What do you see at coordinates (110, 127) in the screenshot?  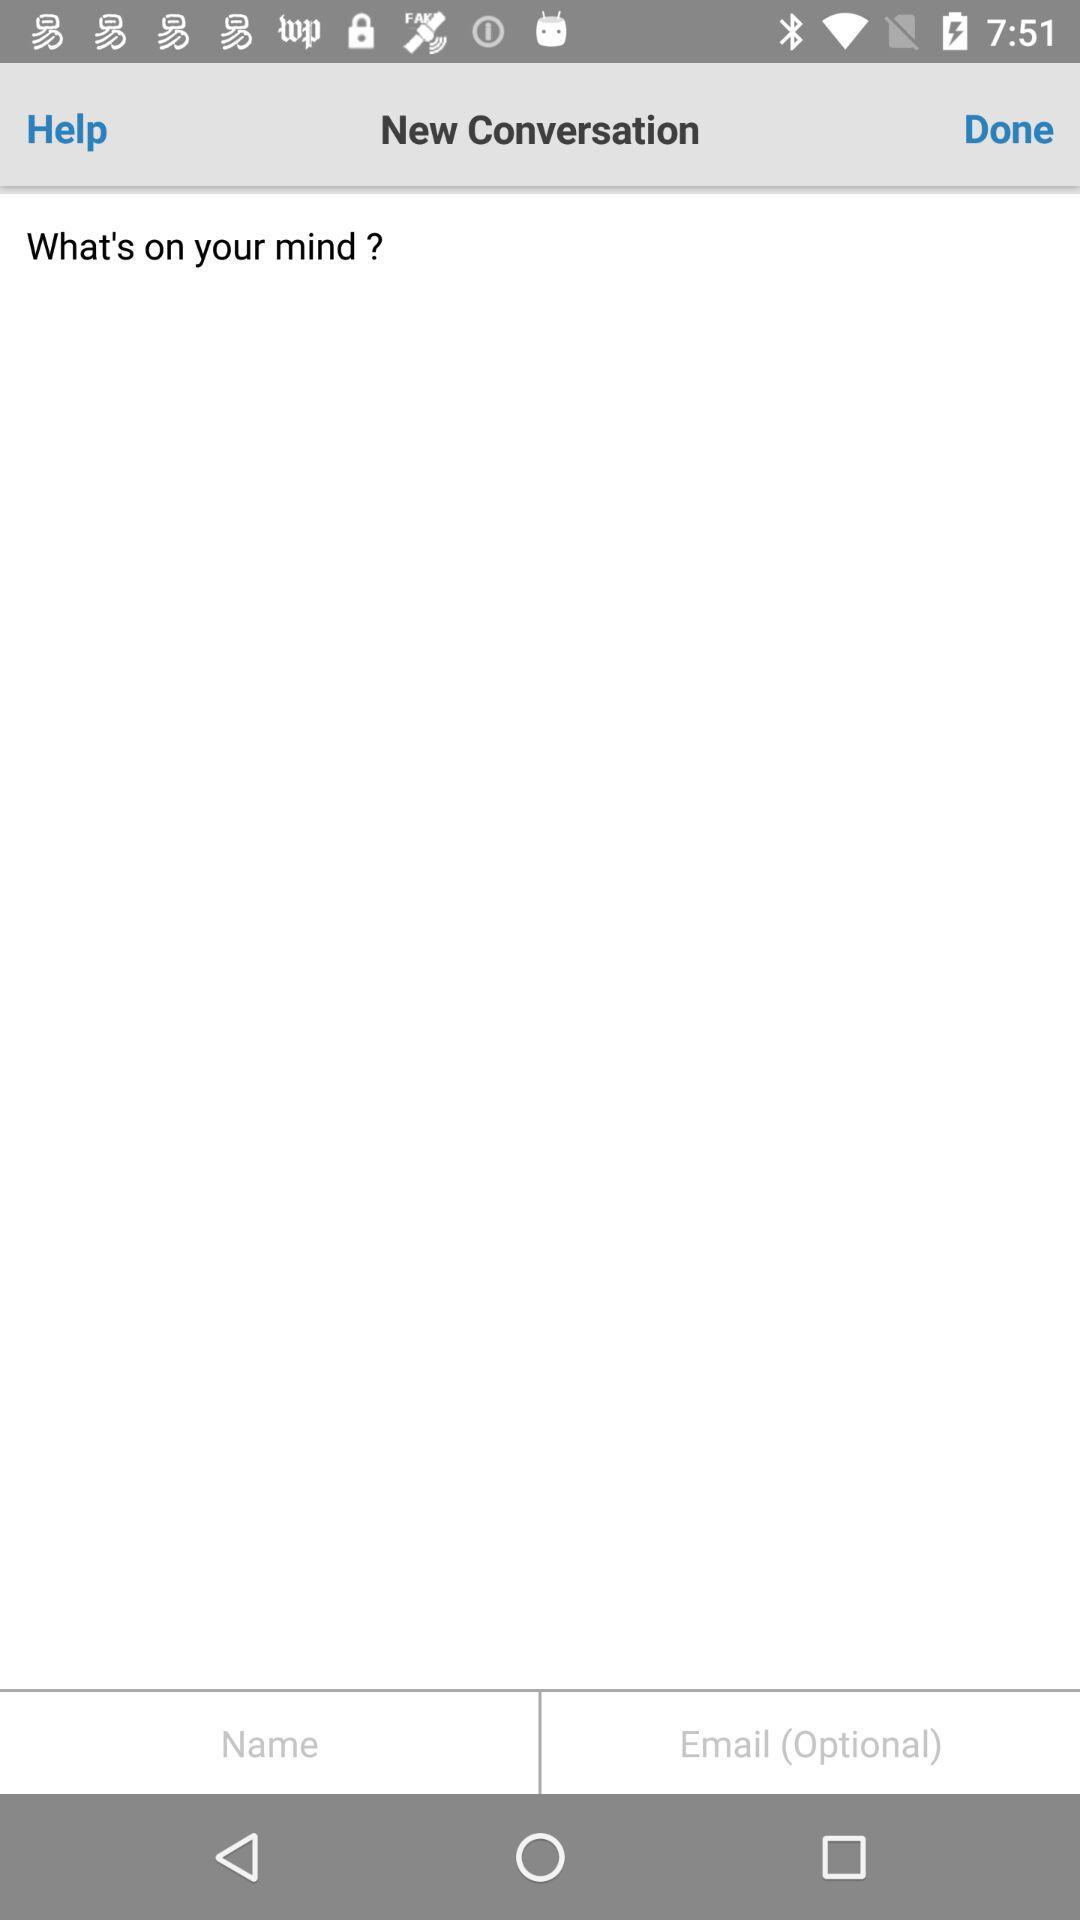 I see `icon at the top left corner` at bounding box center [110, 127].